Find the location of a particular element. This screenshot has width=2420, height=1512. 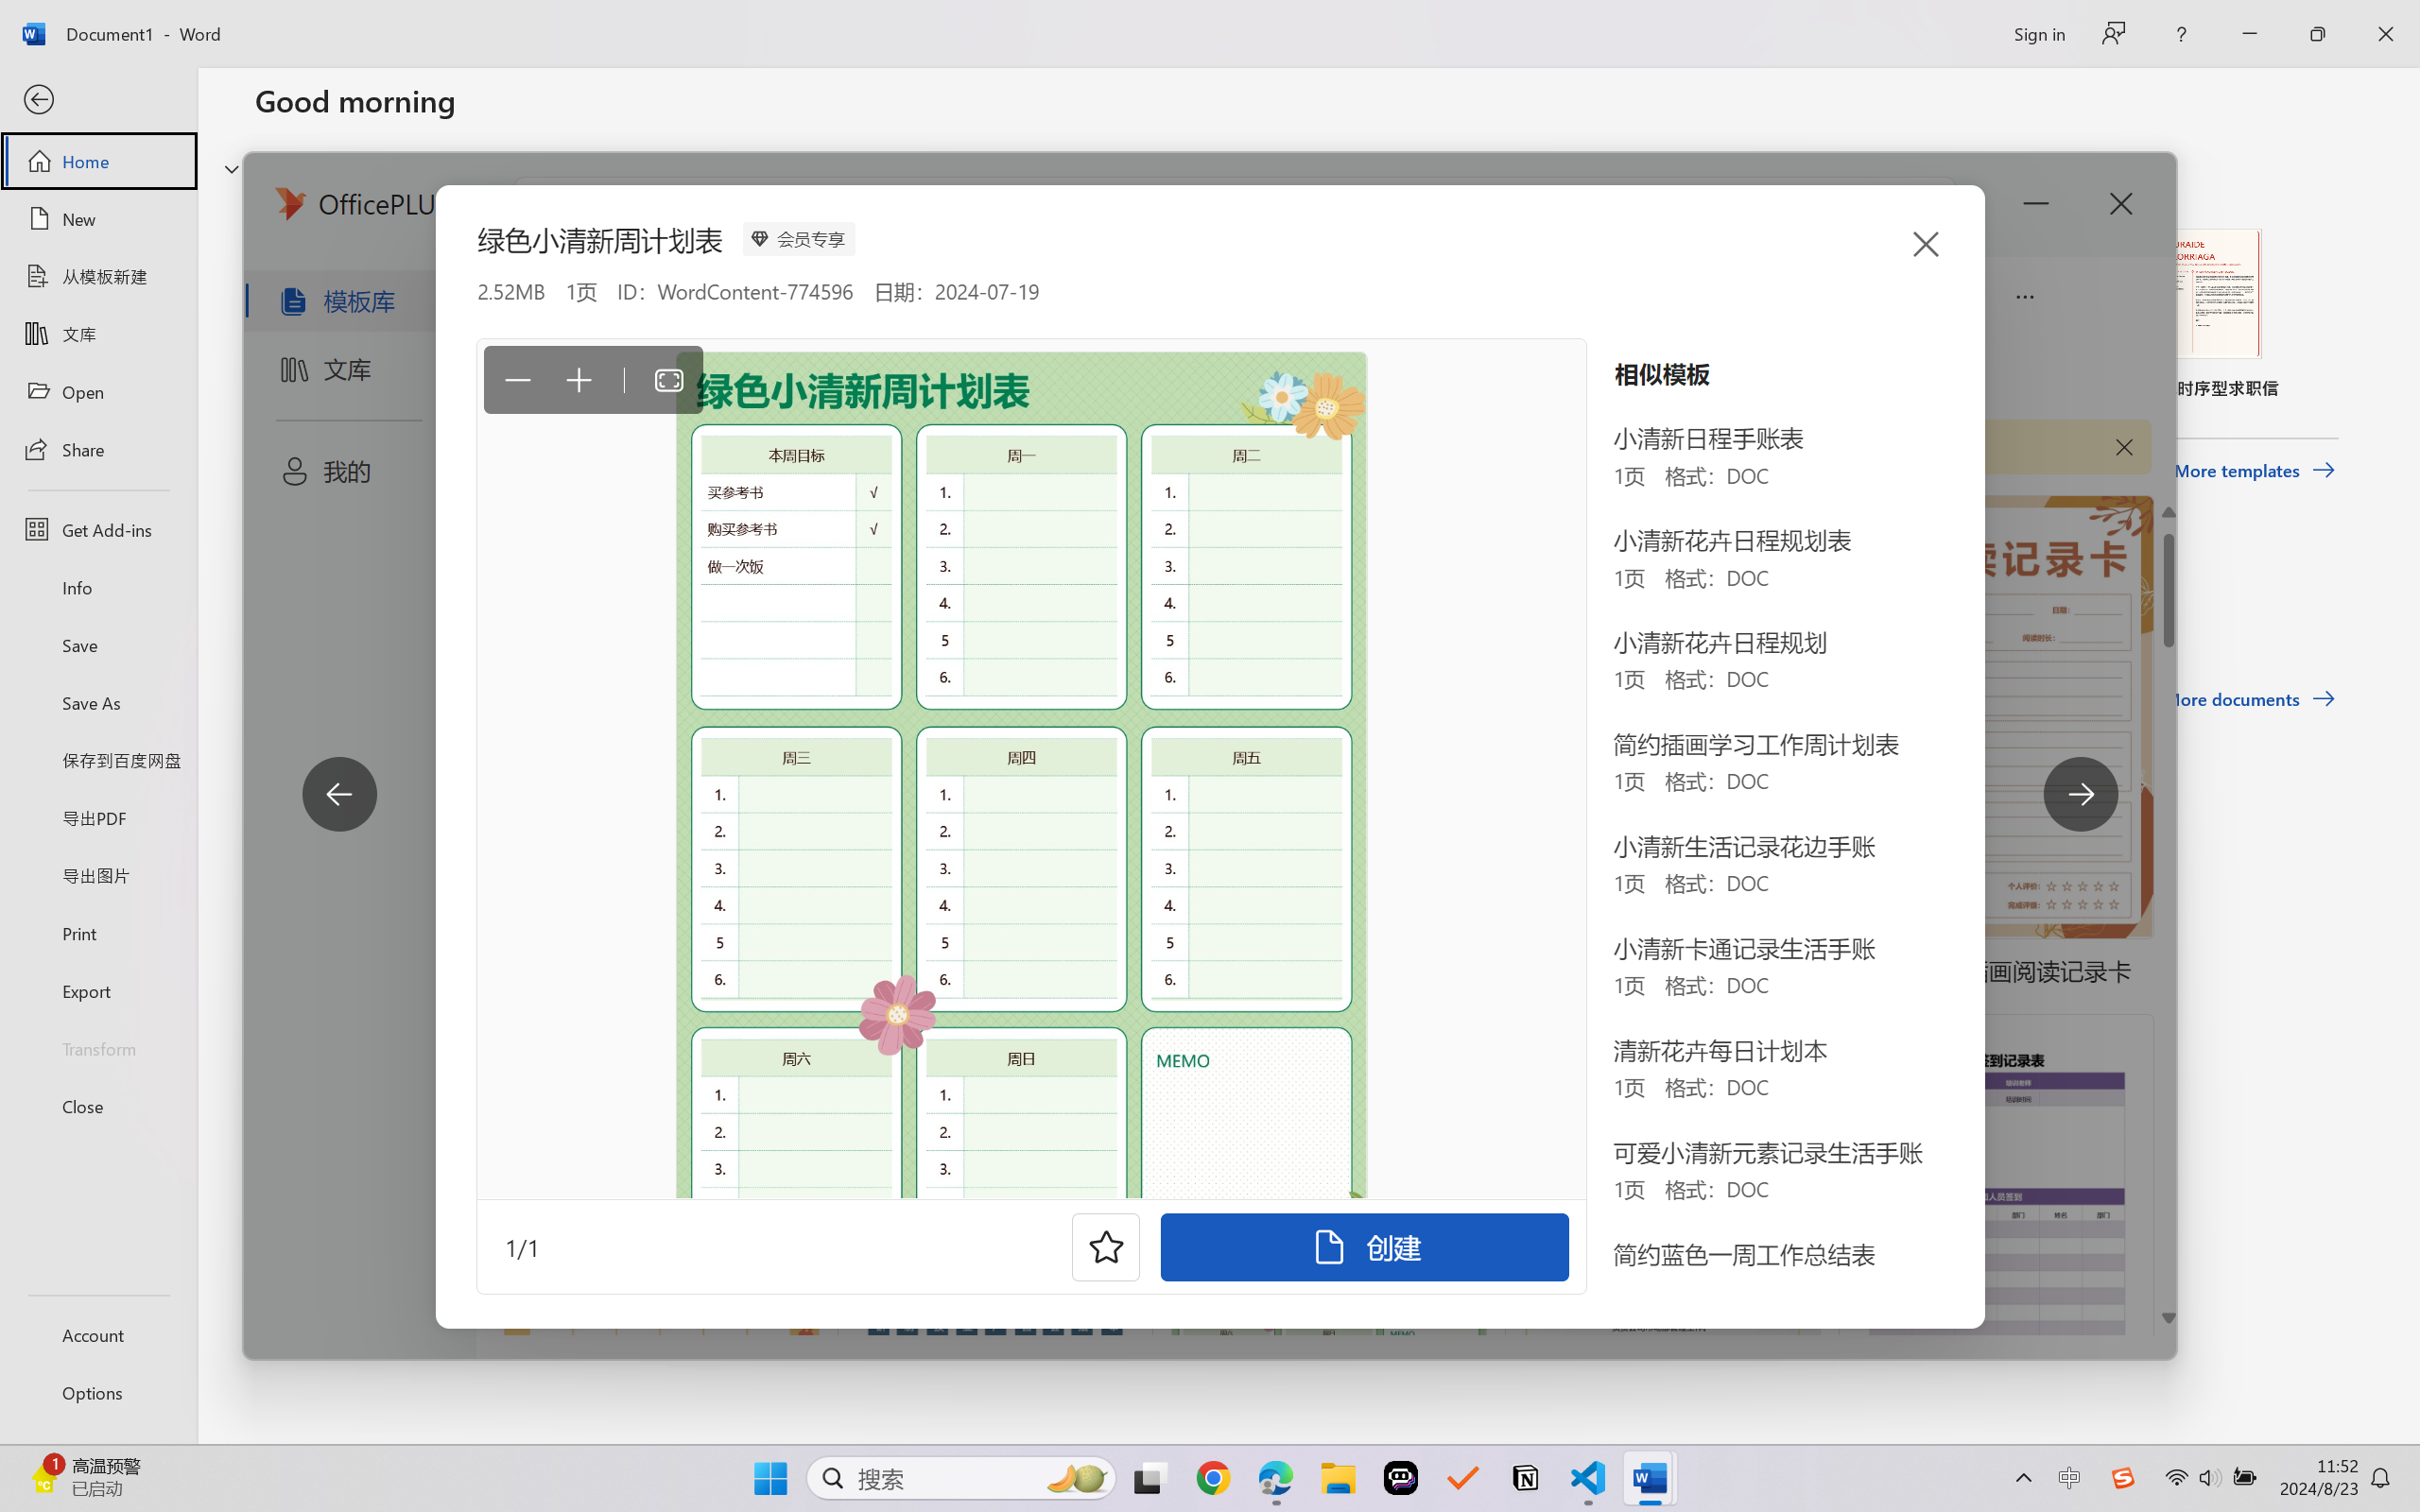

'Sign in' is located at coordinates (2037, 33).